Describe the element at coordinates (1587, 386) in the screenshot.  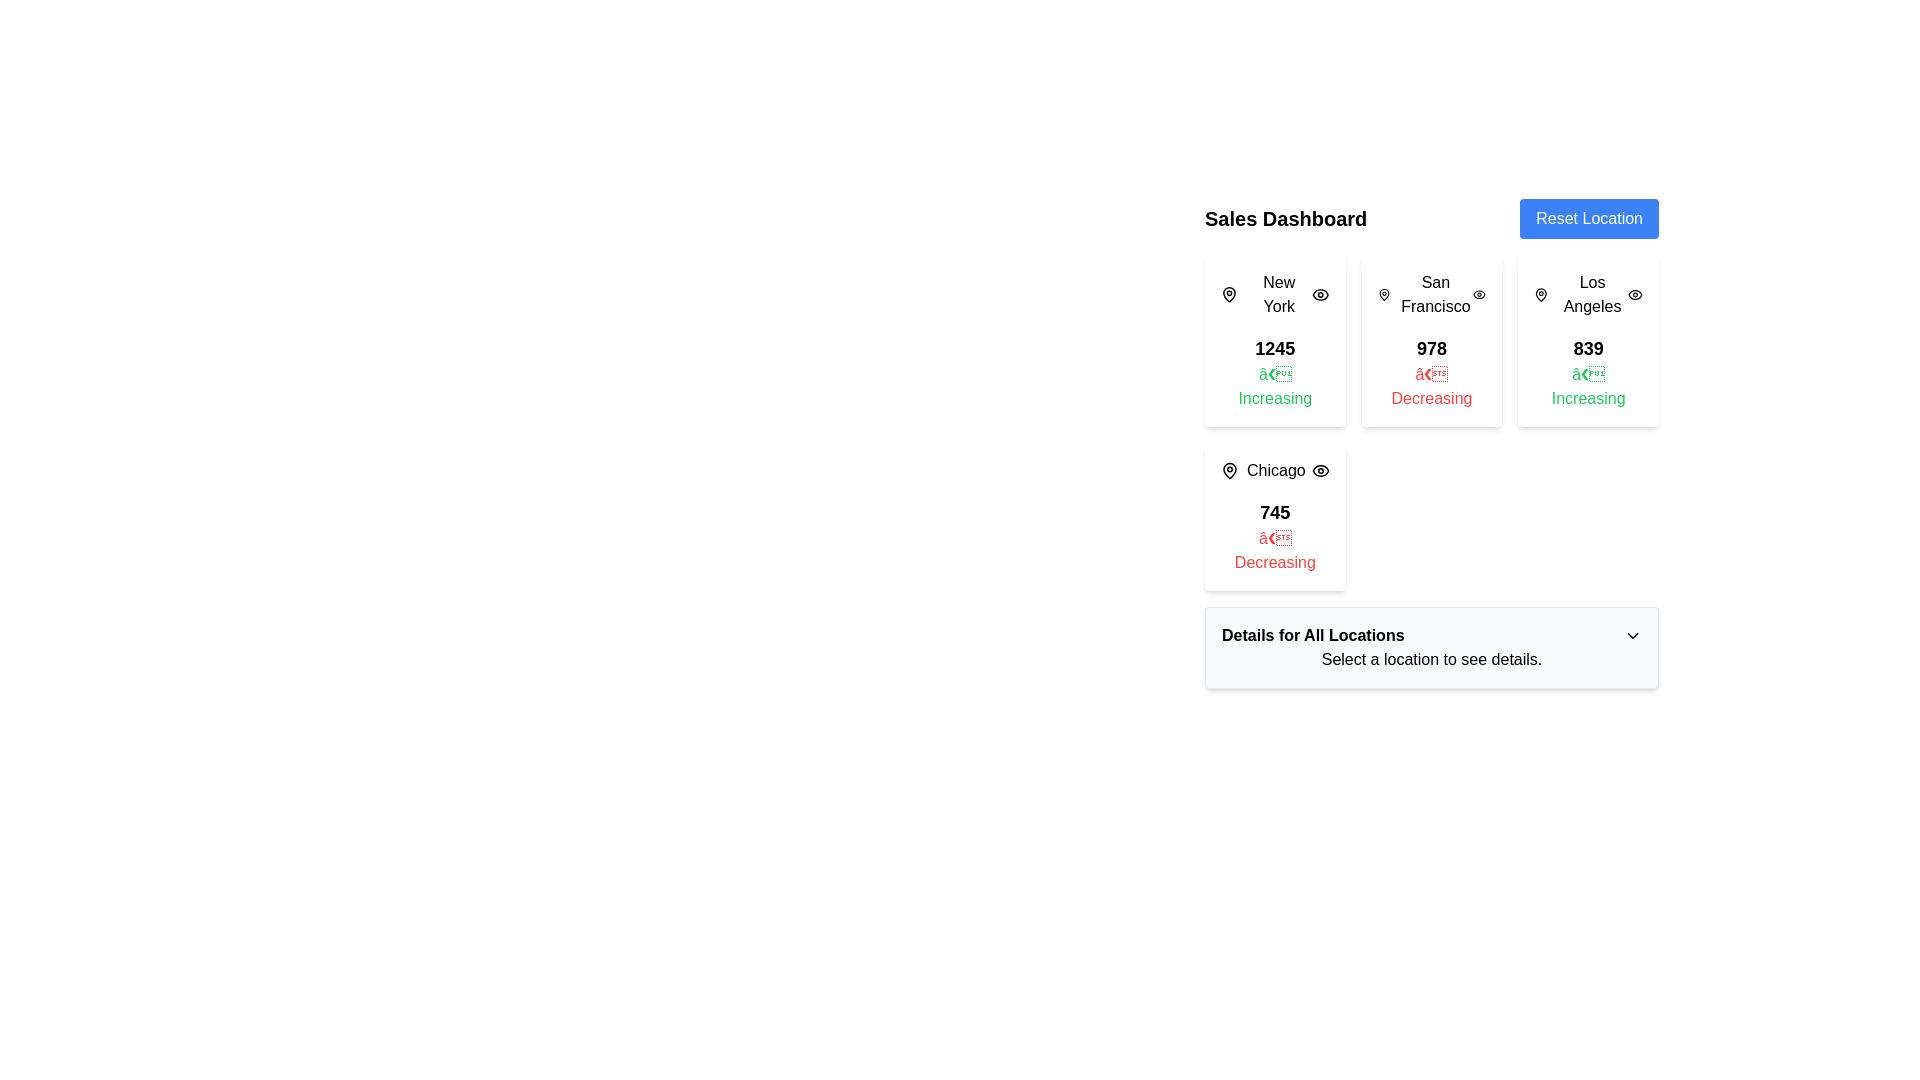
I see `text label that indicates the trend for the numerical data in the Los Angeles card, which displays '↑ Increasing' in green font color` at that location.